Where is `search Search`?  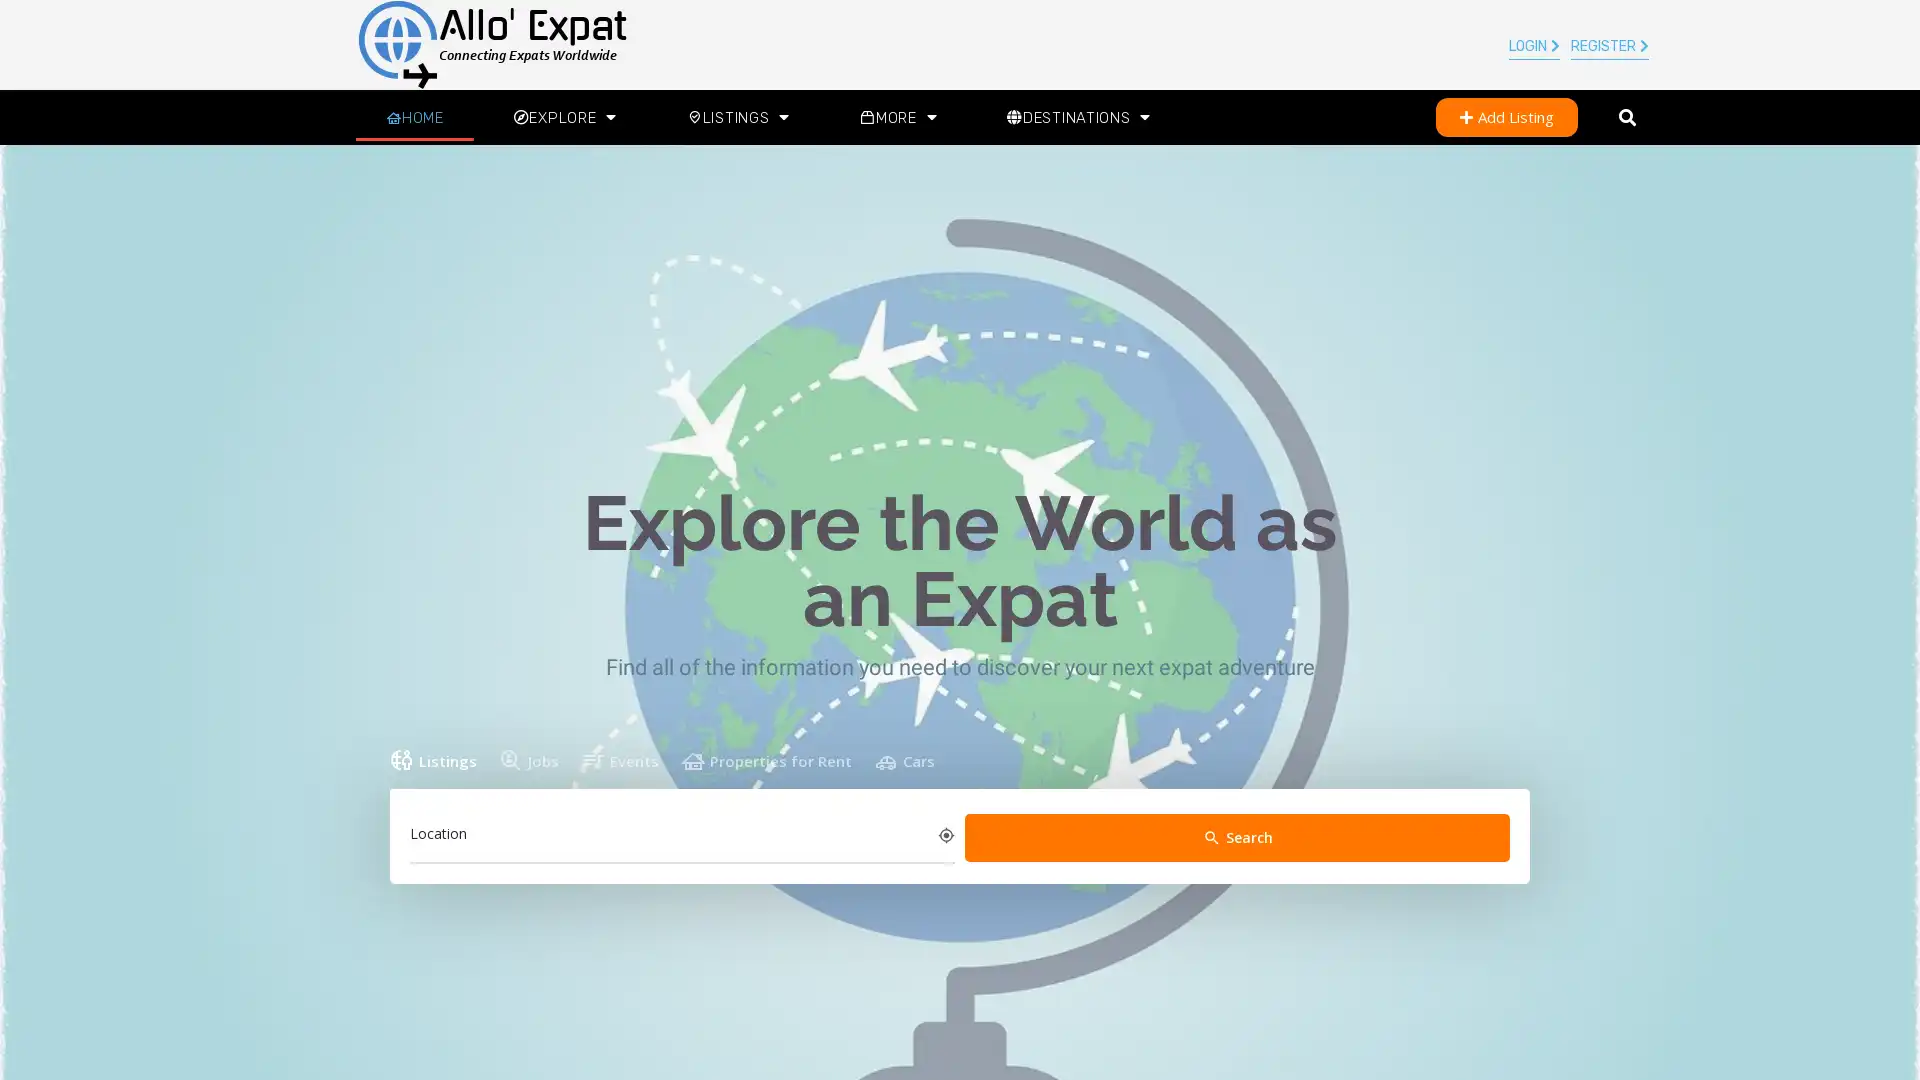
search Search is located at coordinates (1236, 837).